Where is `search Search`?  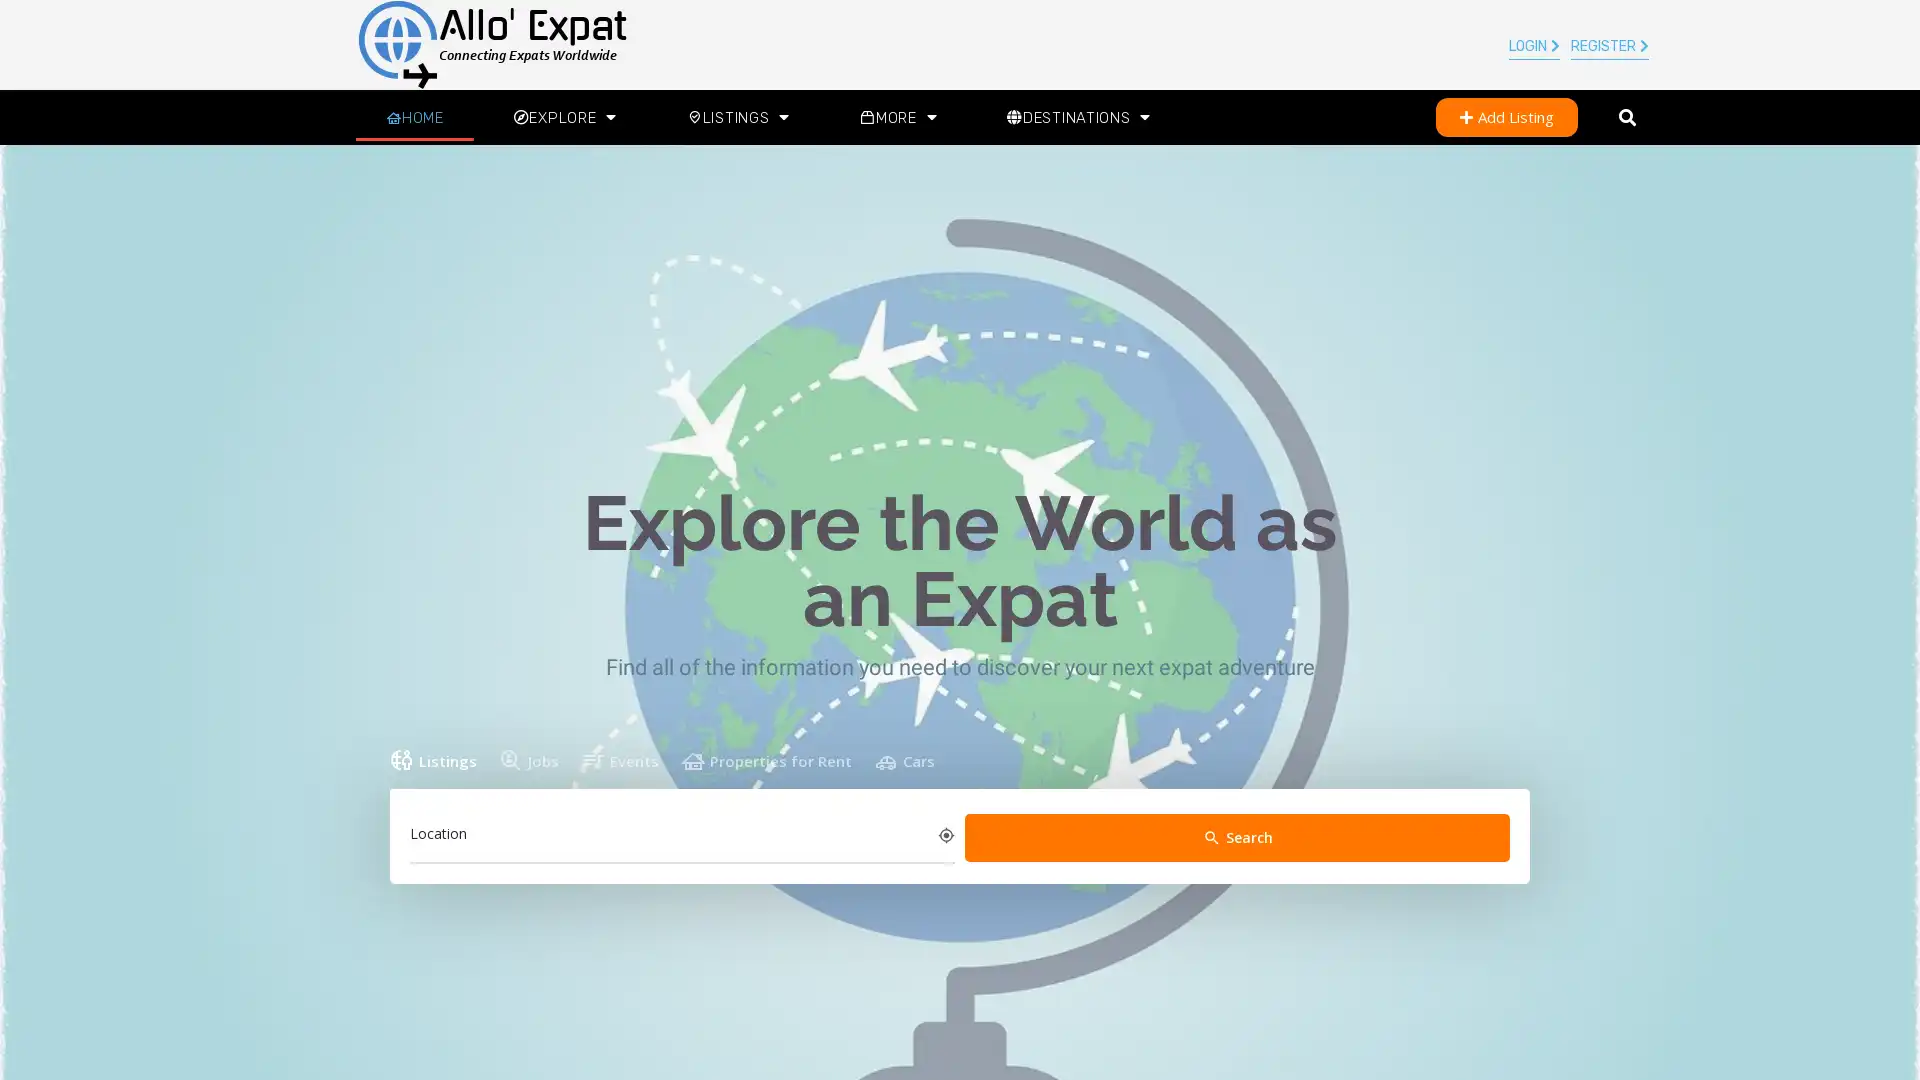
search Search is located at coordinates (1236, 837).